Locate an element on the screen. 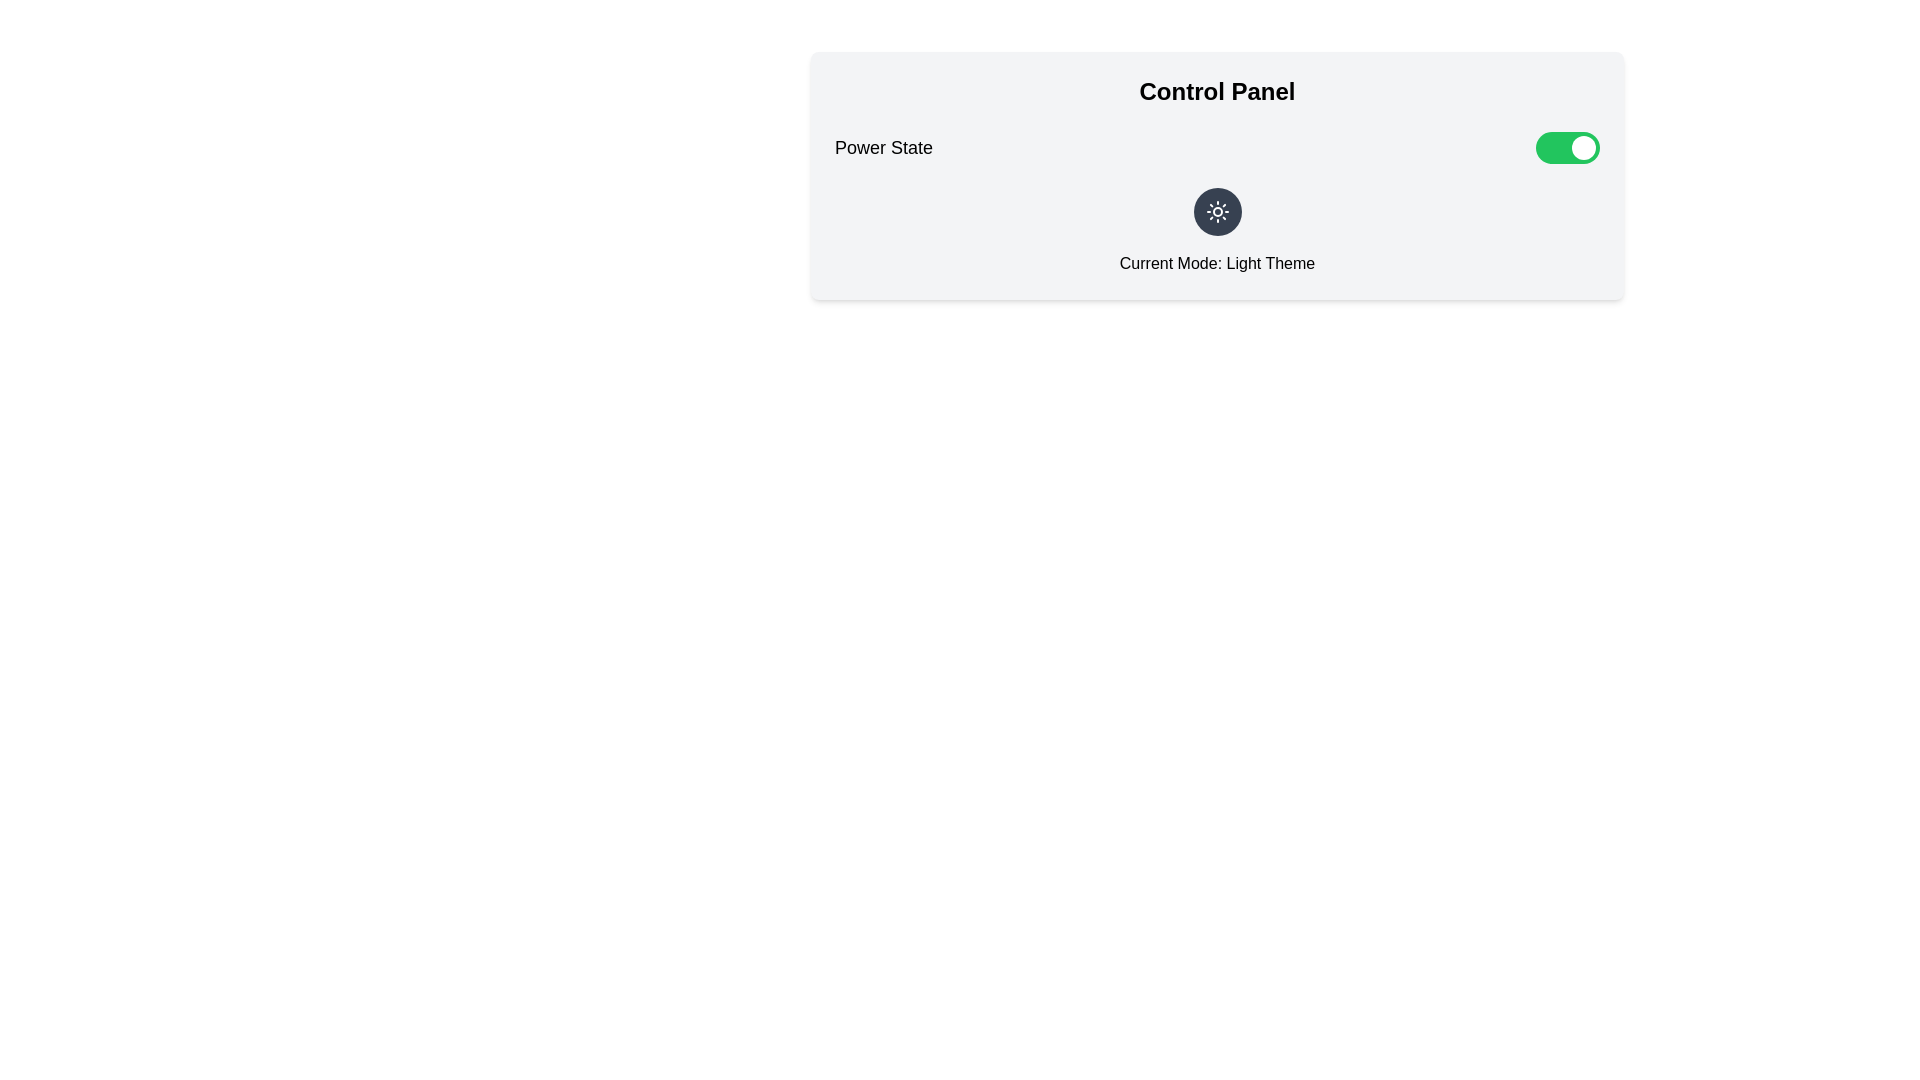 The image size is (1920, 1080). the toggle switch located adjacent to the 'Power State' label is located at coordinates (1567, 146).